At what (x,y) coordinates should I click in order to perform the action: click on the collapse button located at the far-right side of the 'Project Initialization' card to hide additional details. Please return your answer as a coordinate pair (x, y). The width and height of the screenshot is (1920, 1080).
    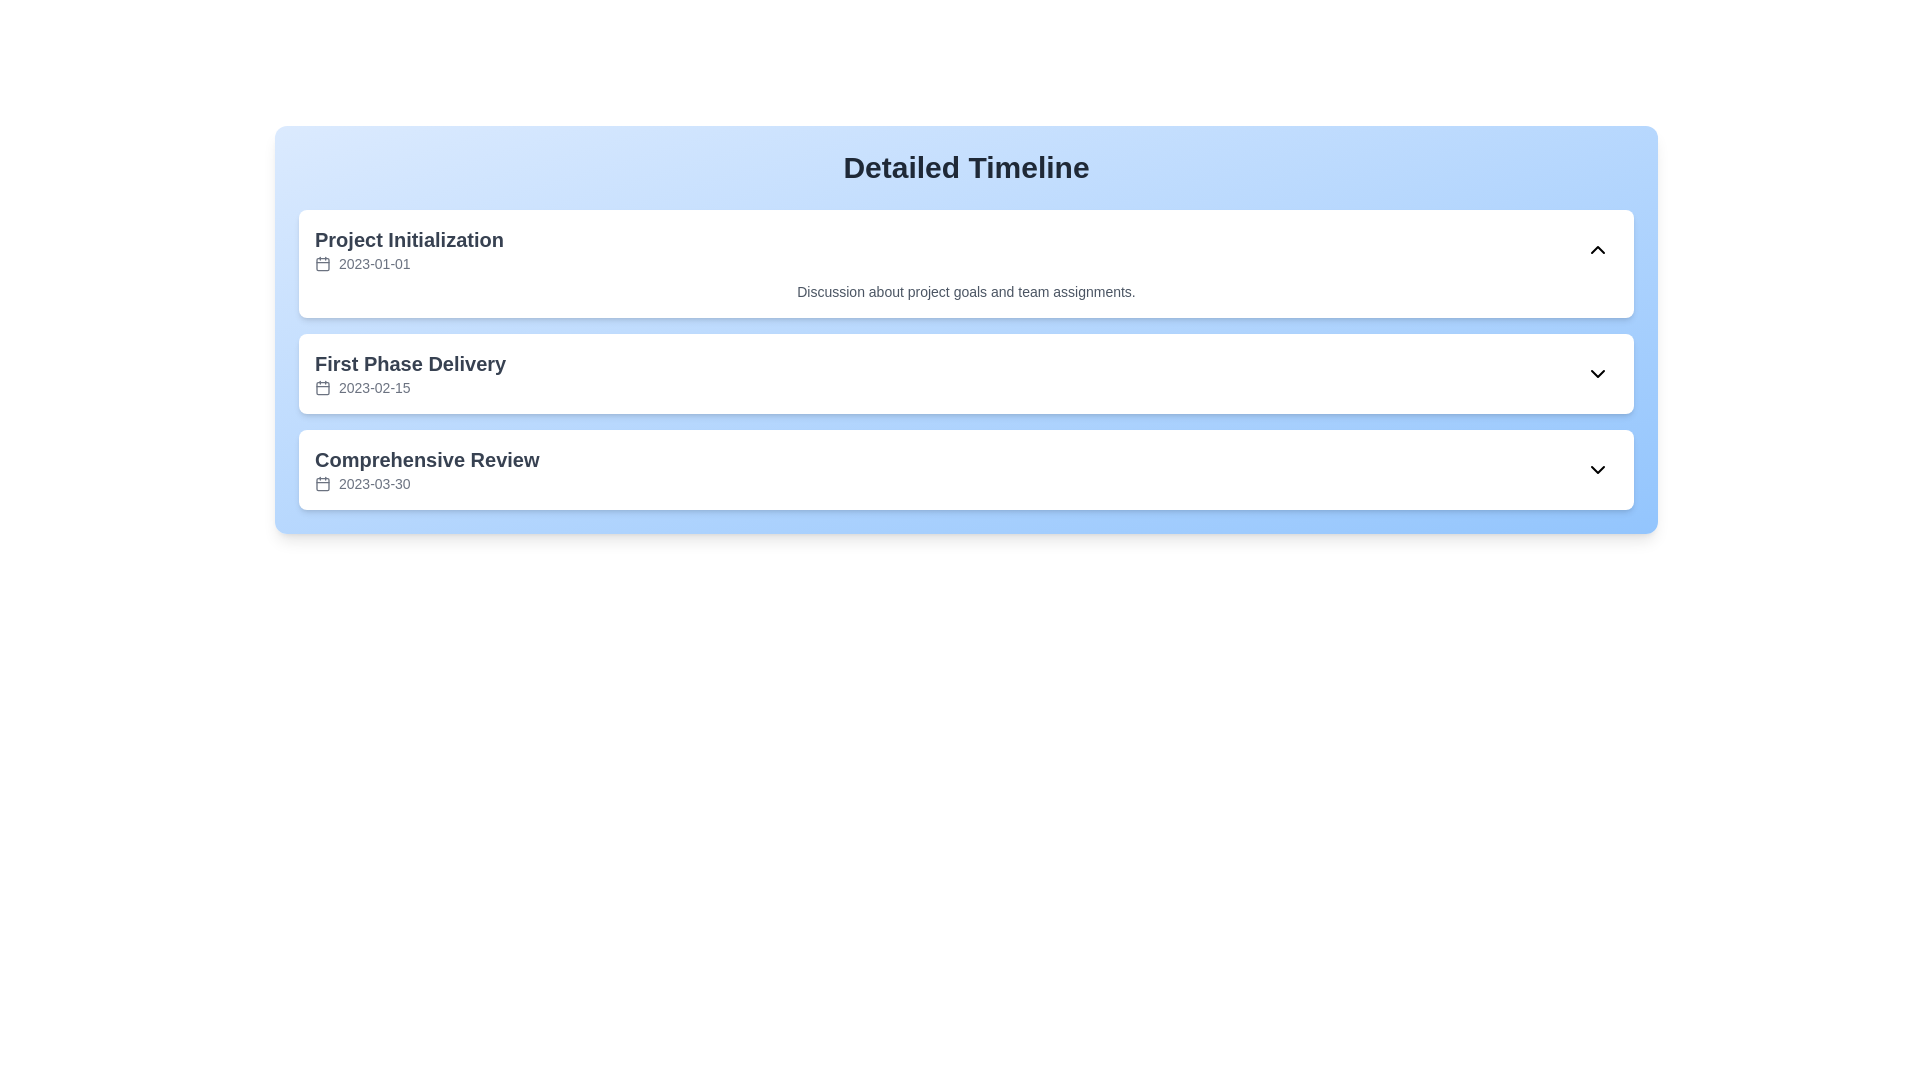
    Looking at the image, I should click on (1597, 249).